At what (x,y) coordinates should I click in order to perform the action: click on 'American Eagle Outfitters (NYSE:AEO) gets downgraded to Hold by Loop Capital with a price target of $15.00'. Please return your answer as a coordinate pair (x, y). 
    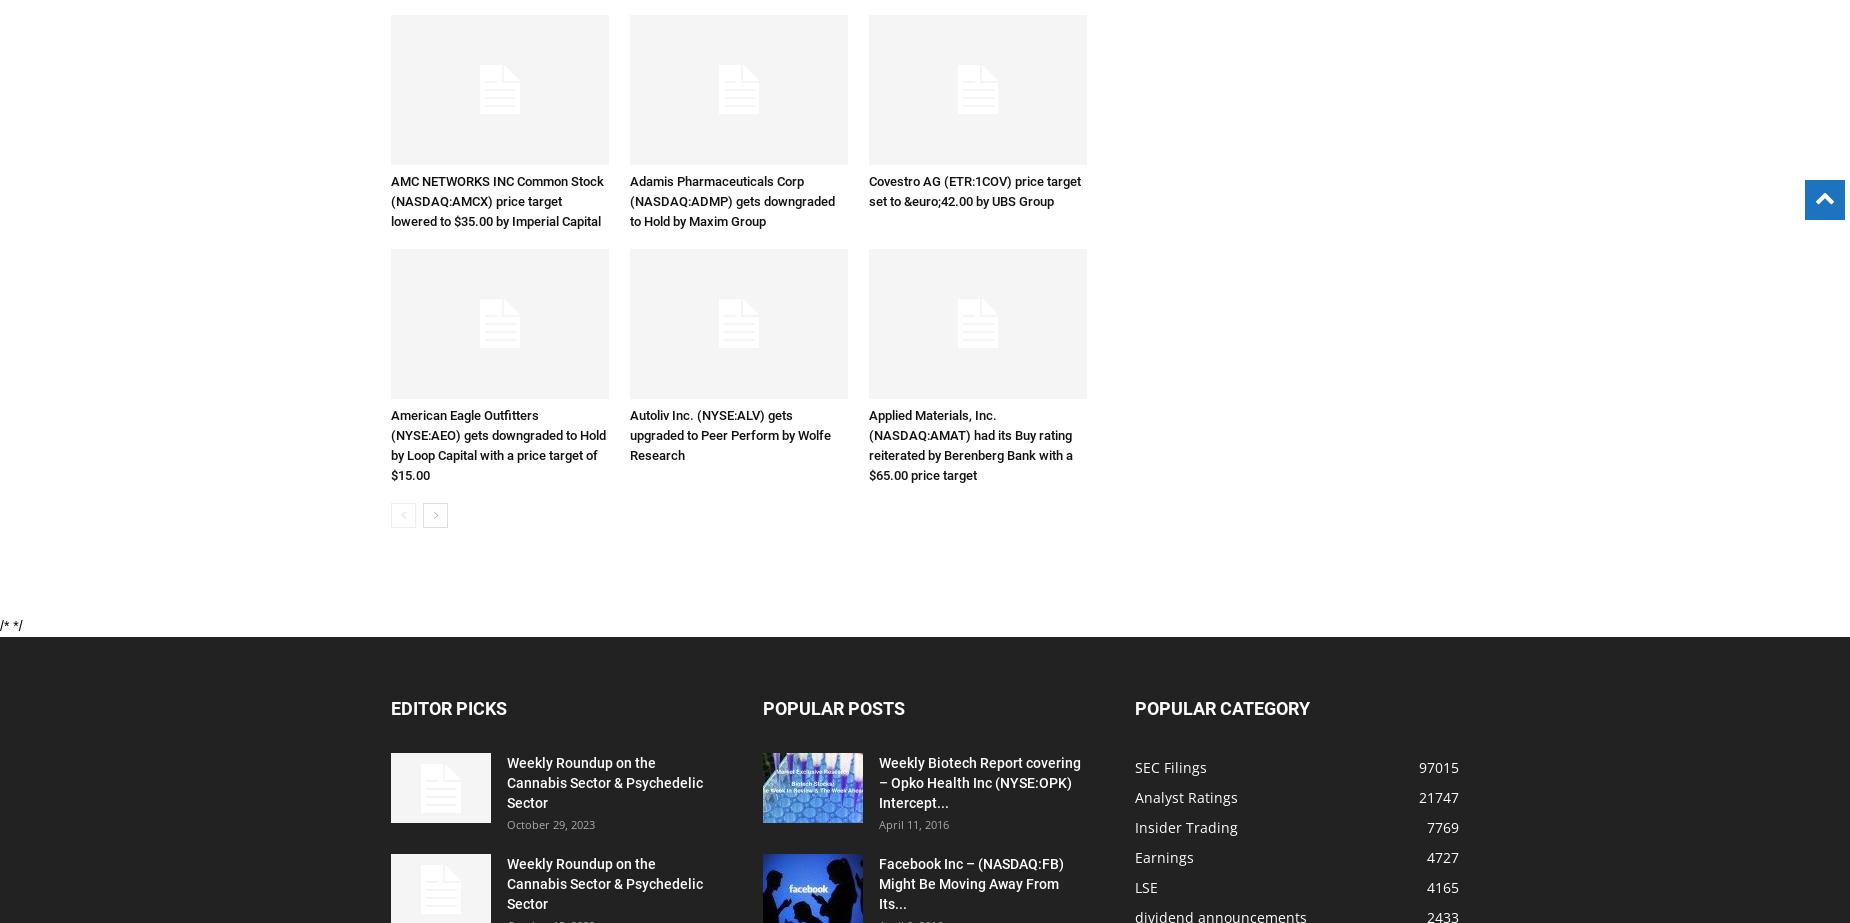
    Looking at the image, I should click on (498, 445).